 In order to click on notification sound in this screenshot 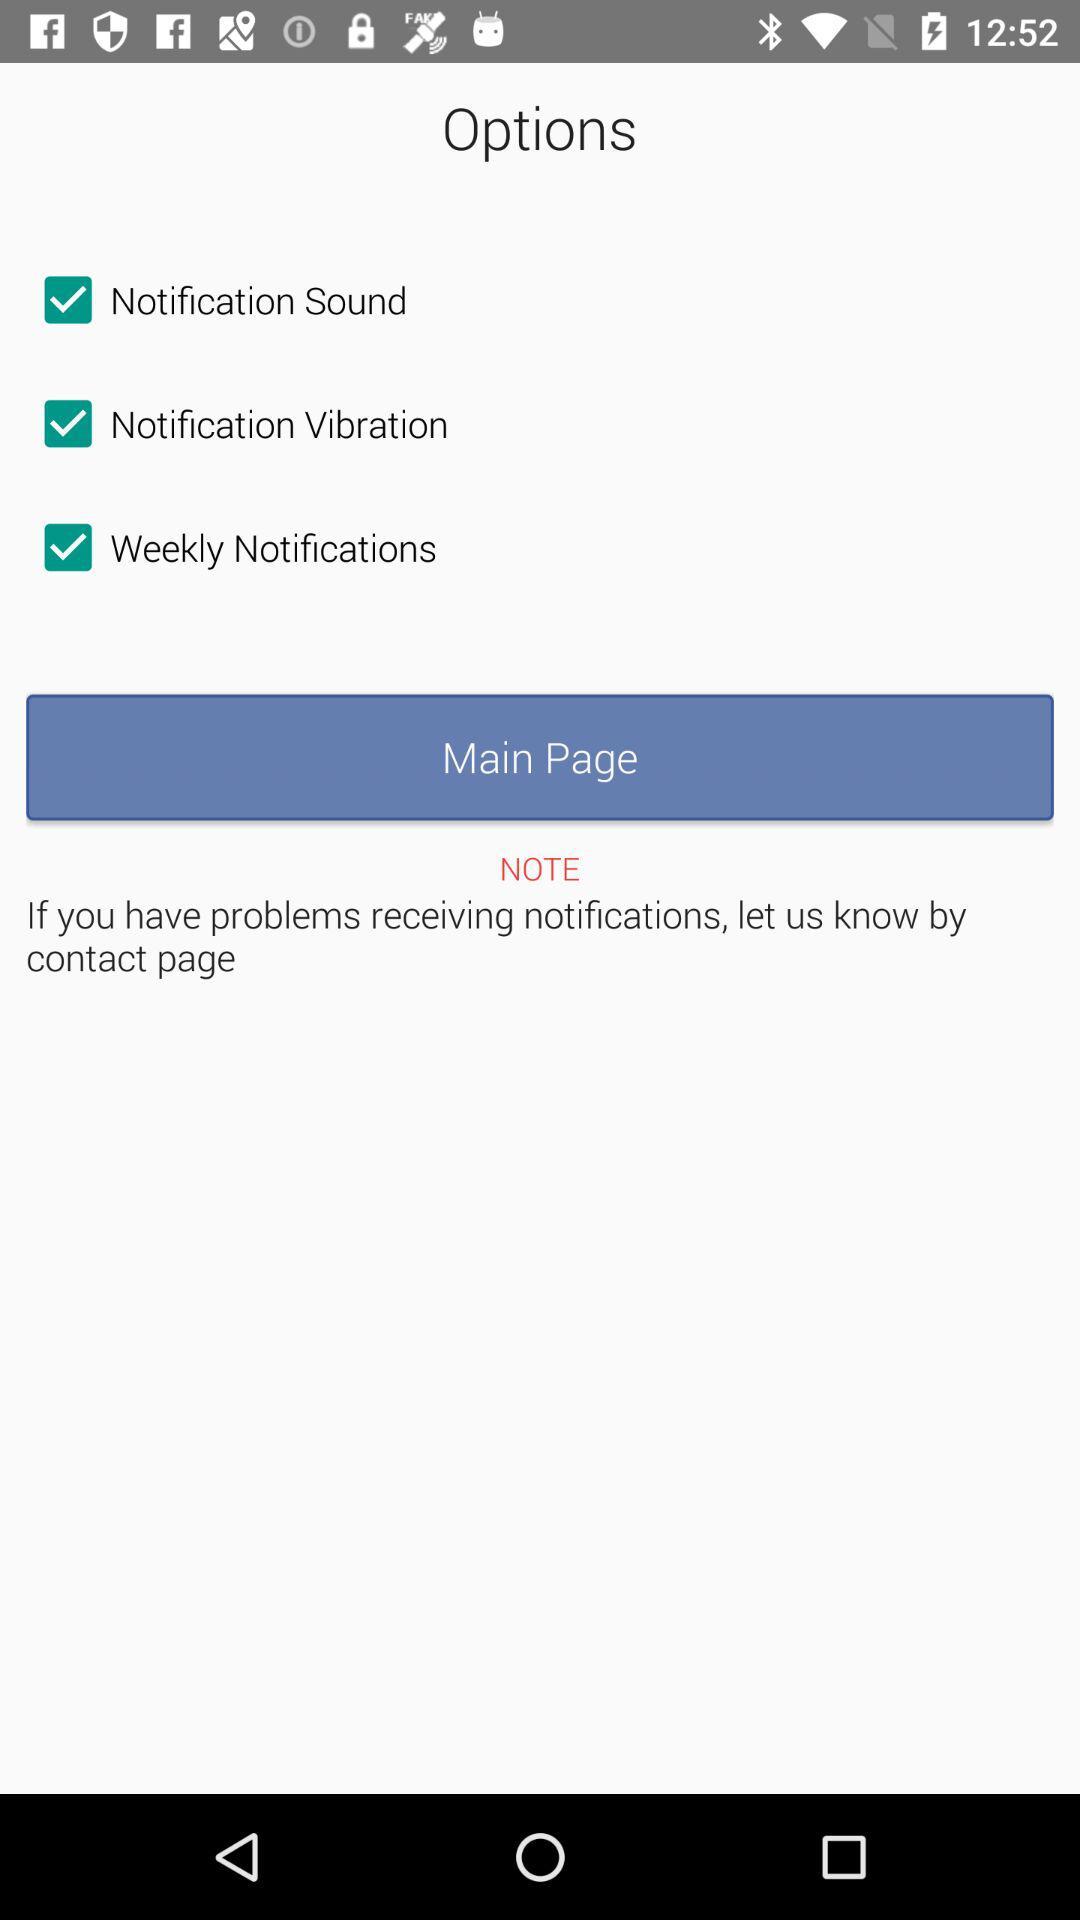, I will do `click(216, 298)`.